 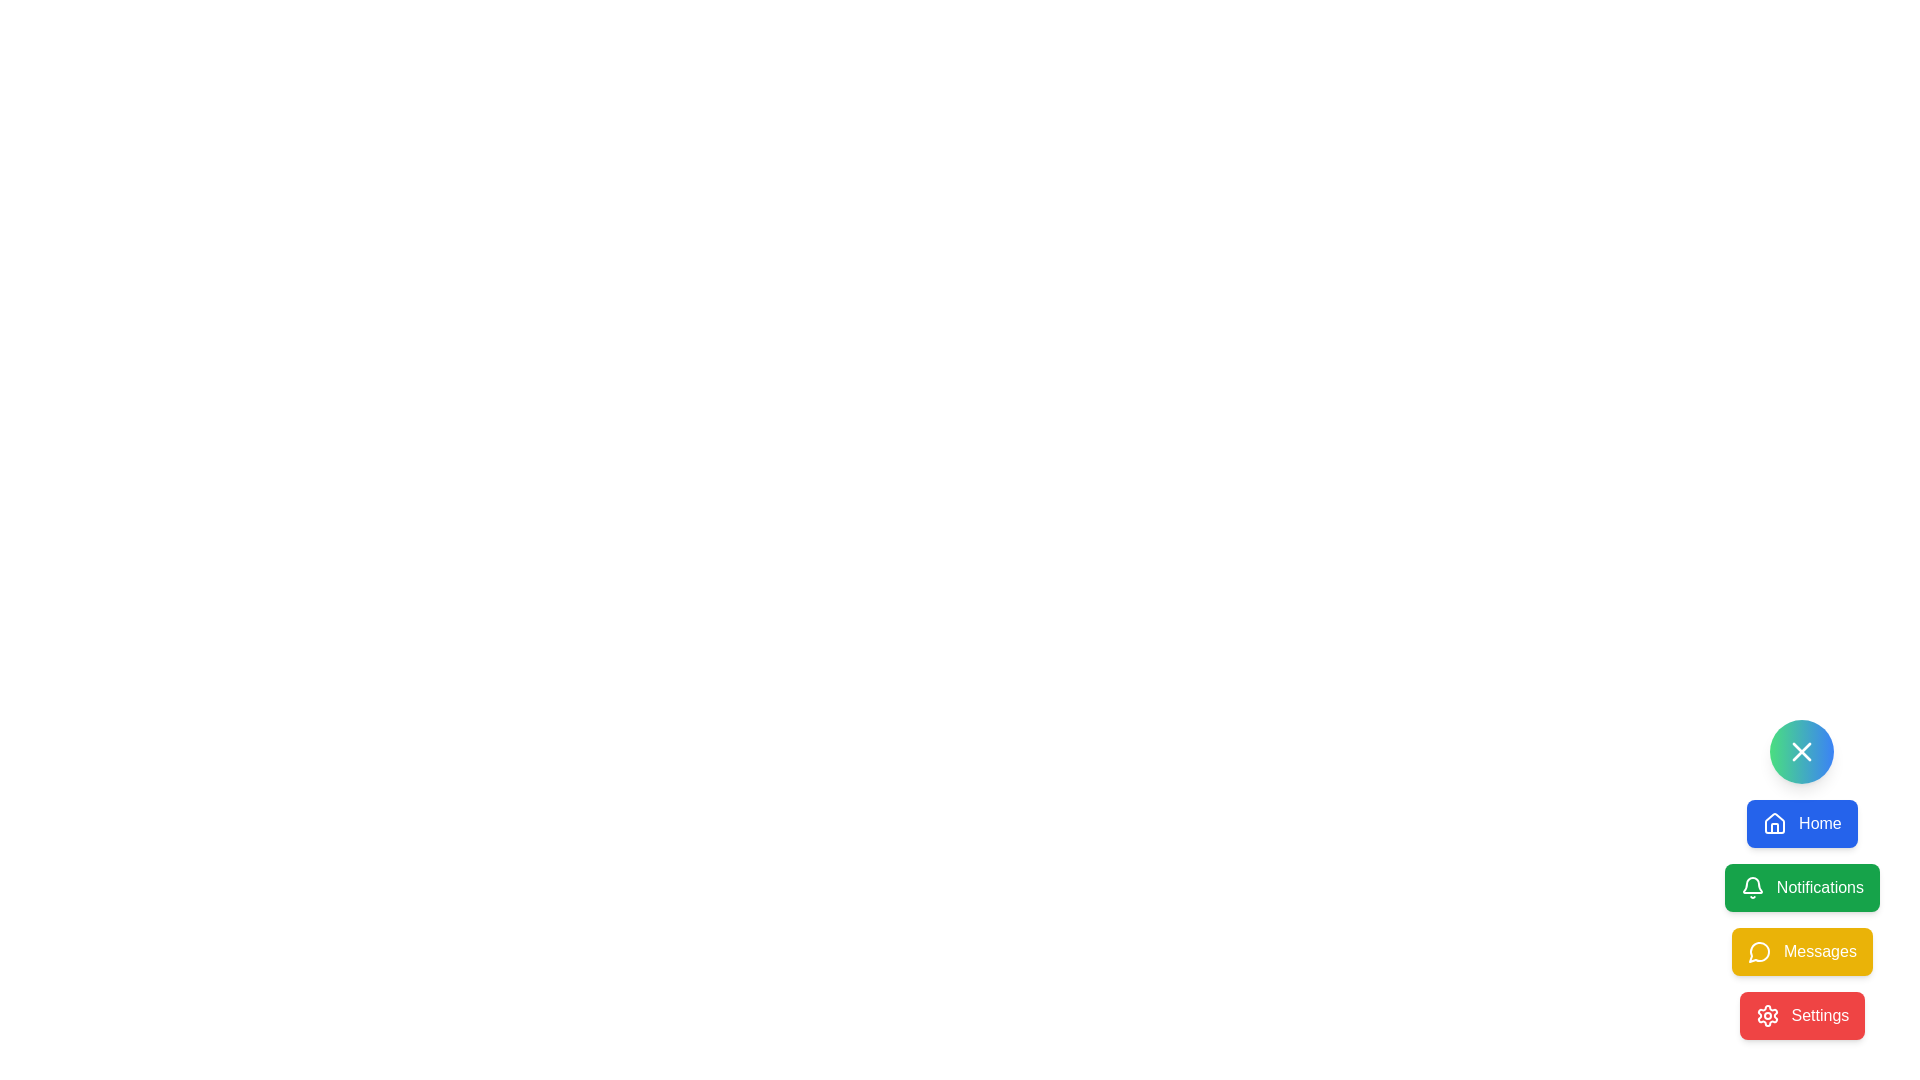 I want to click on the 'Home' icon located on the first button of a vertical stack on the right side of the interface, which is inside a blue button and appears to the left of the text 'Home', so click(x=1775, y=824).